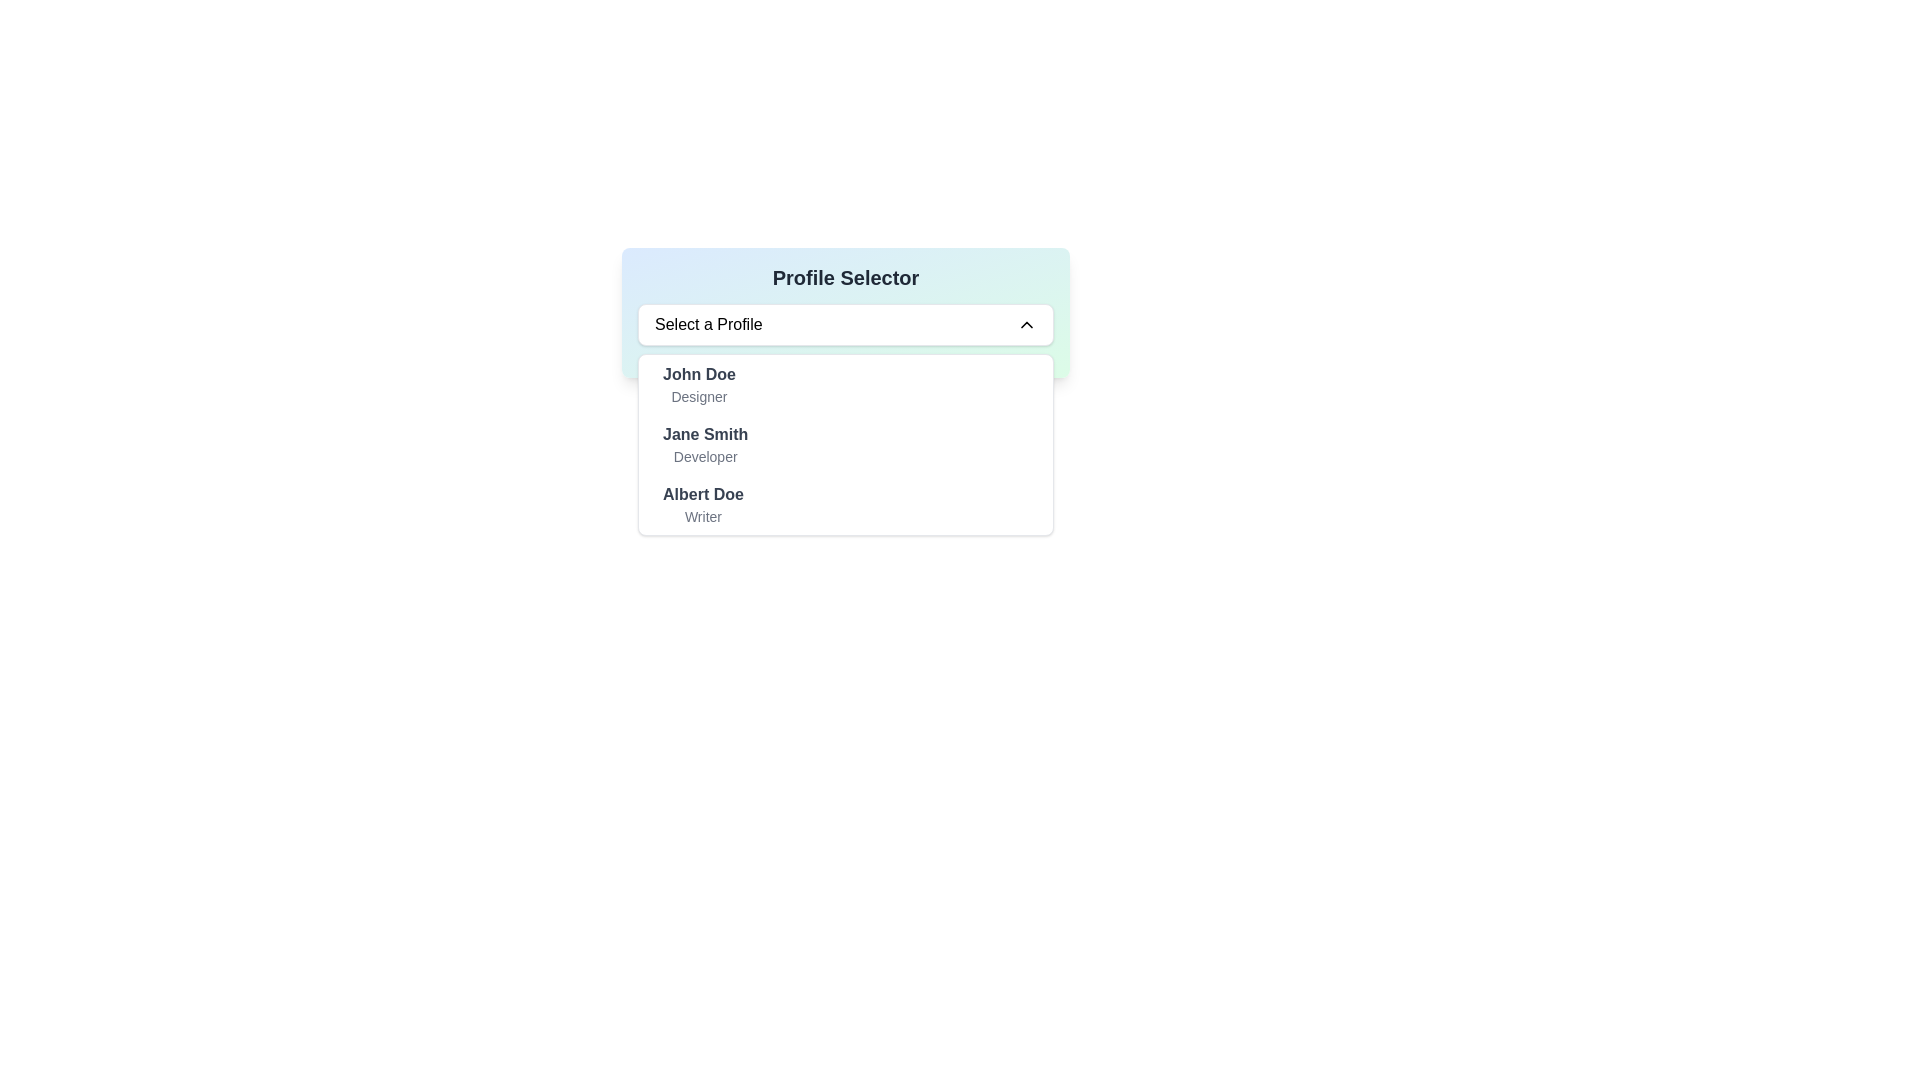 Image resolution: width=1920 pixels, height=1080 pixels. I want to click on the text label 'John Doe' in the dropdown menu, so click(699, 385).